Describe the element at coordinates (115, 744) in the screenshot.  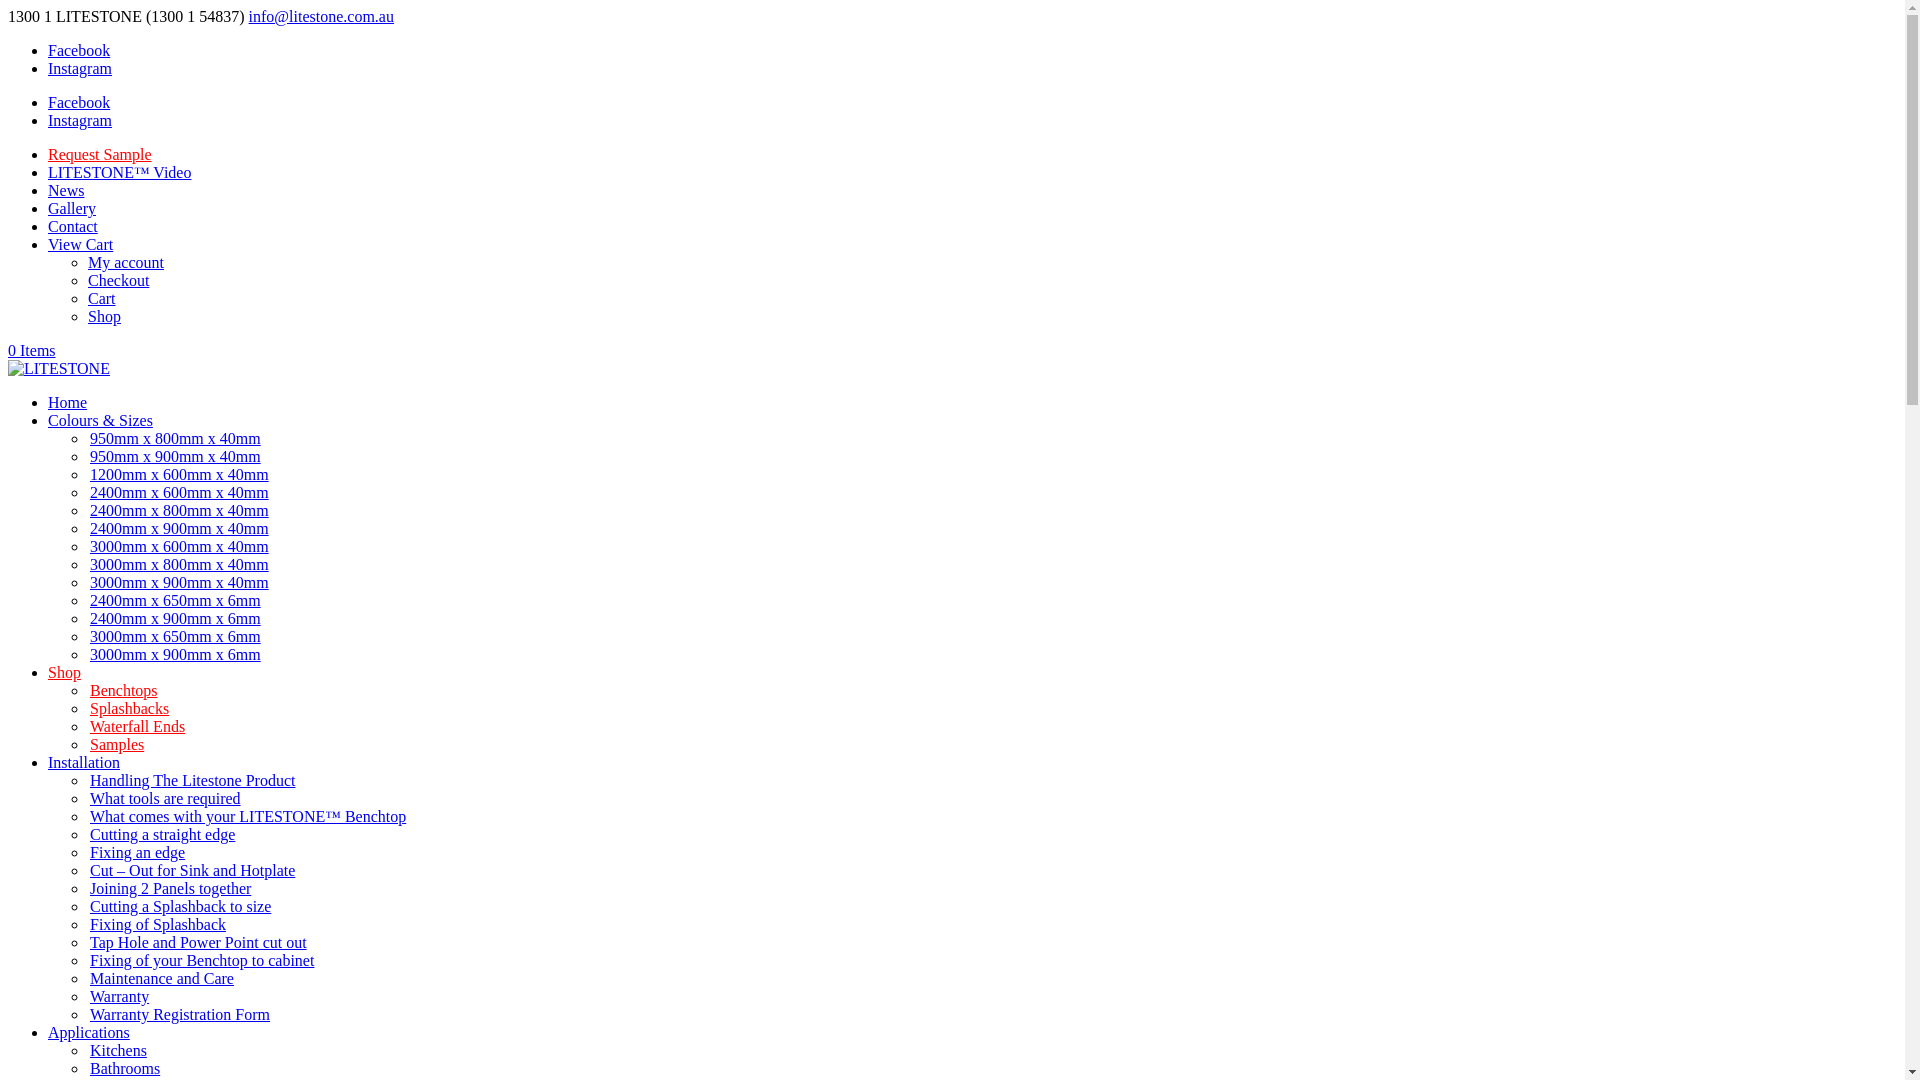
I see `'Samples'` at that location.